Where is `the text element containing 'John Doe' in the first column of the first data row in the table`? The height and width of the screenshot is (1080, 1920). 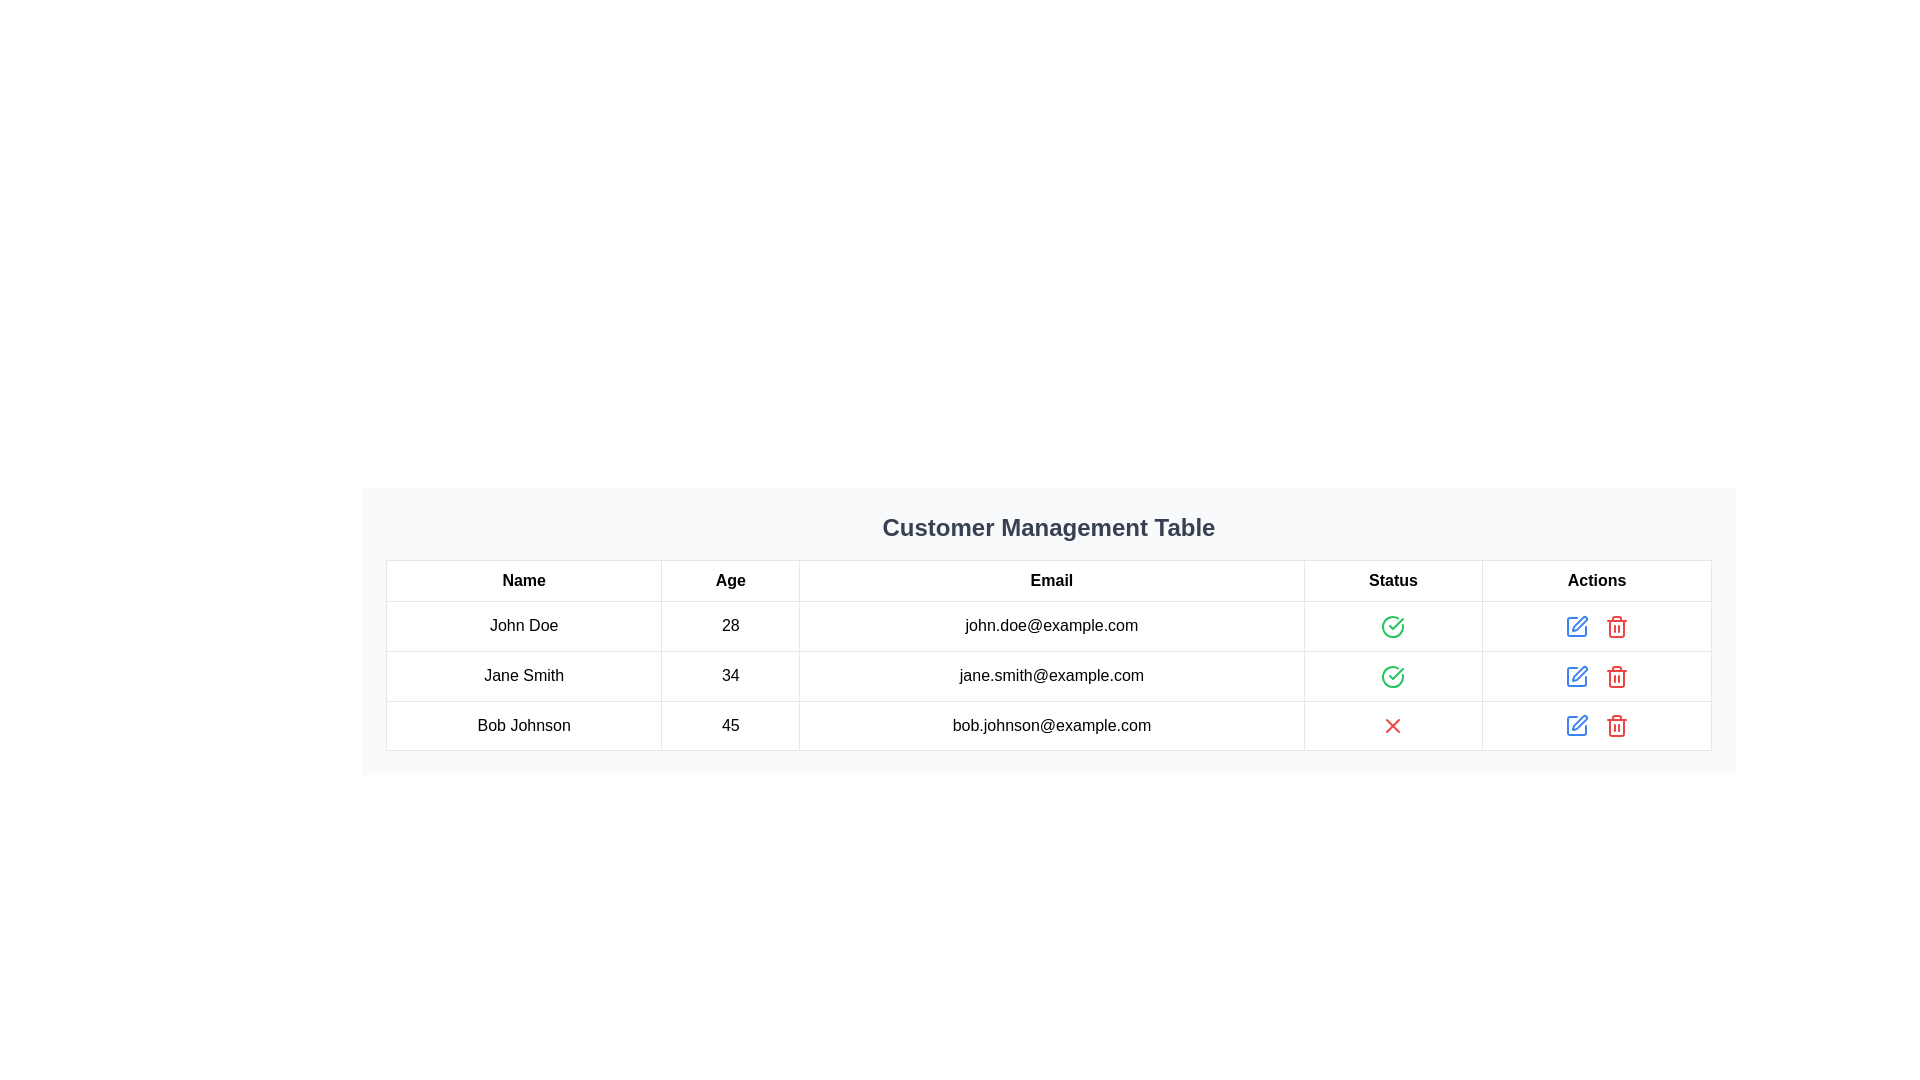 the text element containing 'John Doe' in the first column of the first data row in the table is located at coordinates (524, 625).